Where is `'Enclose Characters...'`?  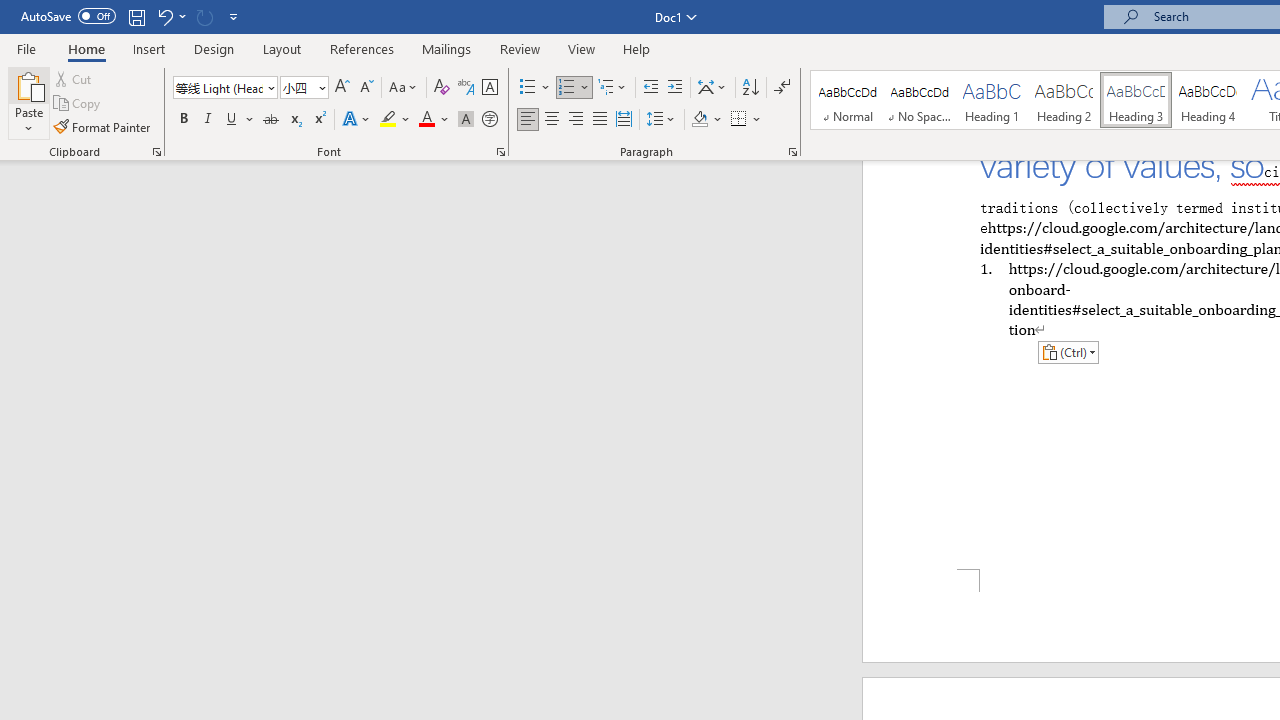
'Enclose Characters...' is located at coordinates (489, 119).